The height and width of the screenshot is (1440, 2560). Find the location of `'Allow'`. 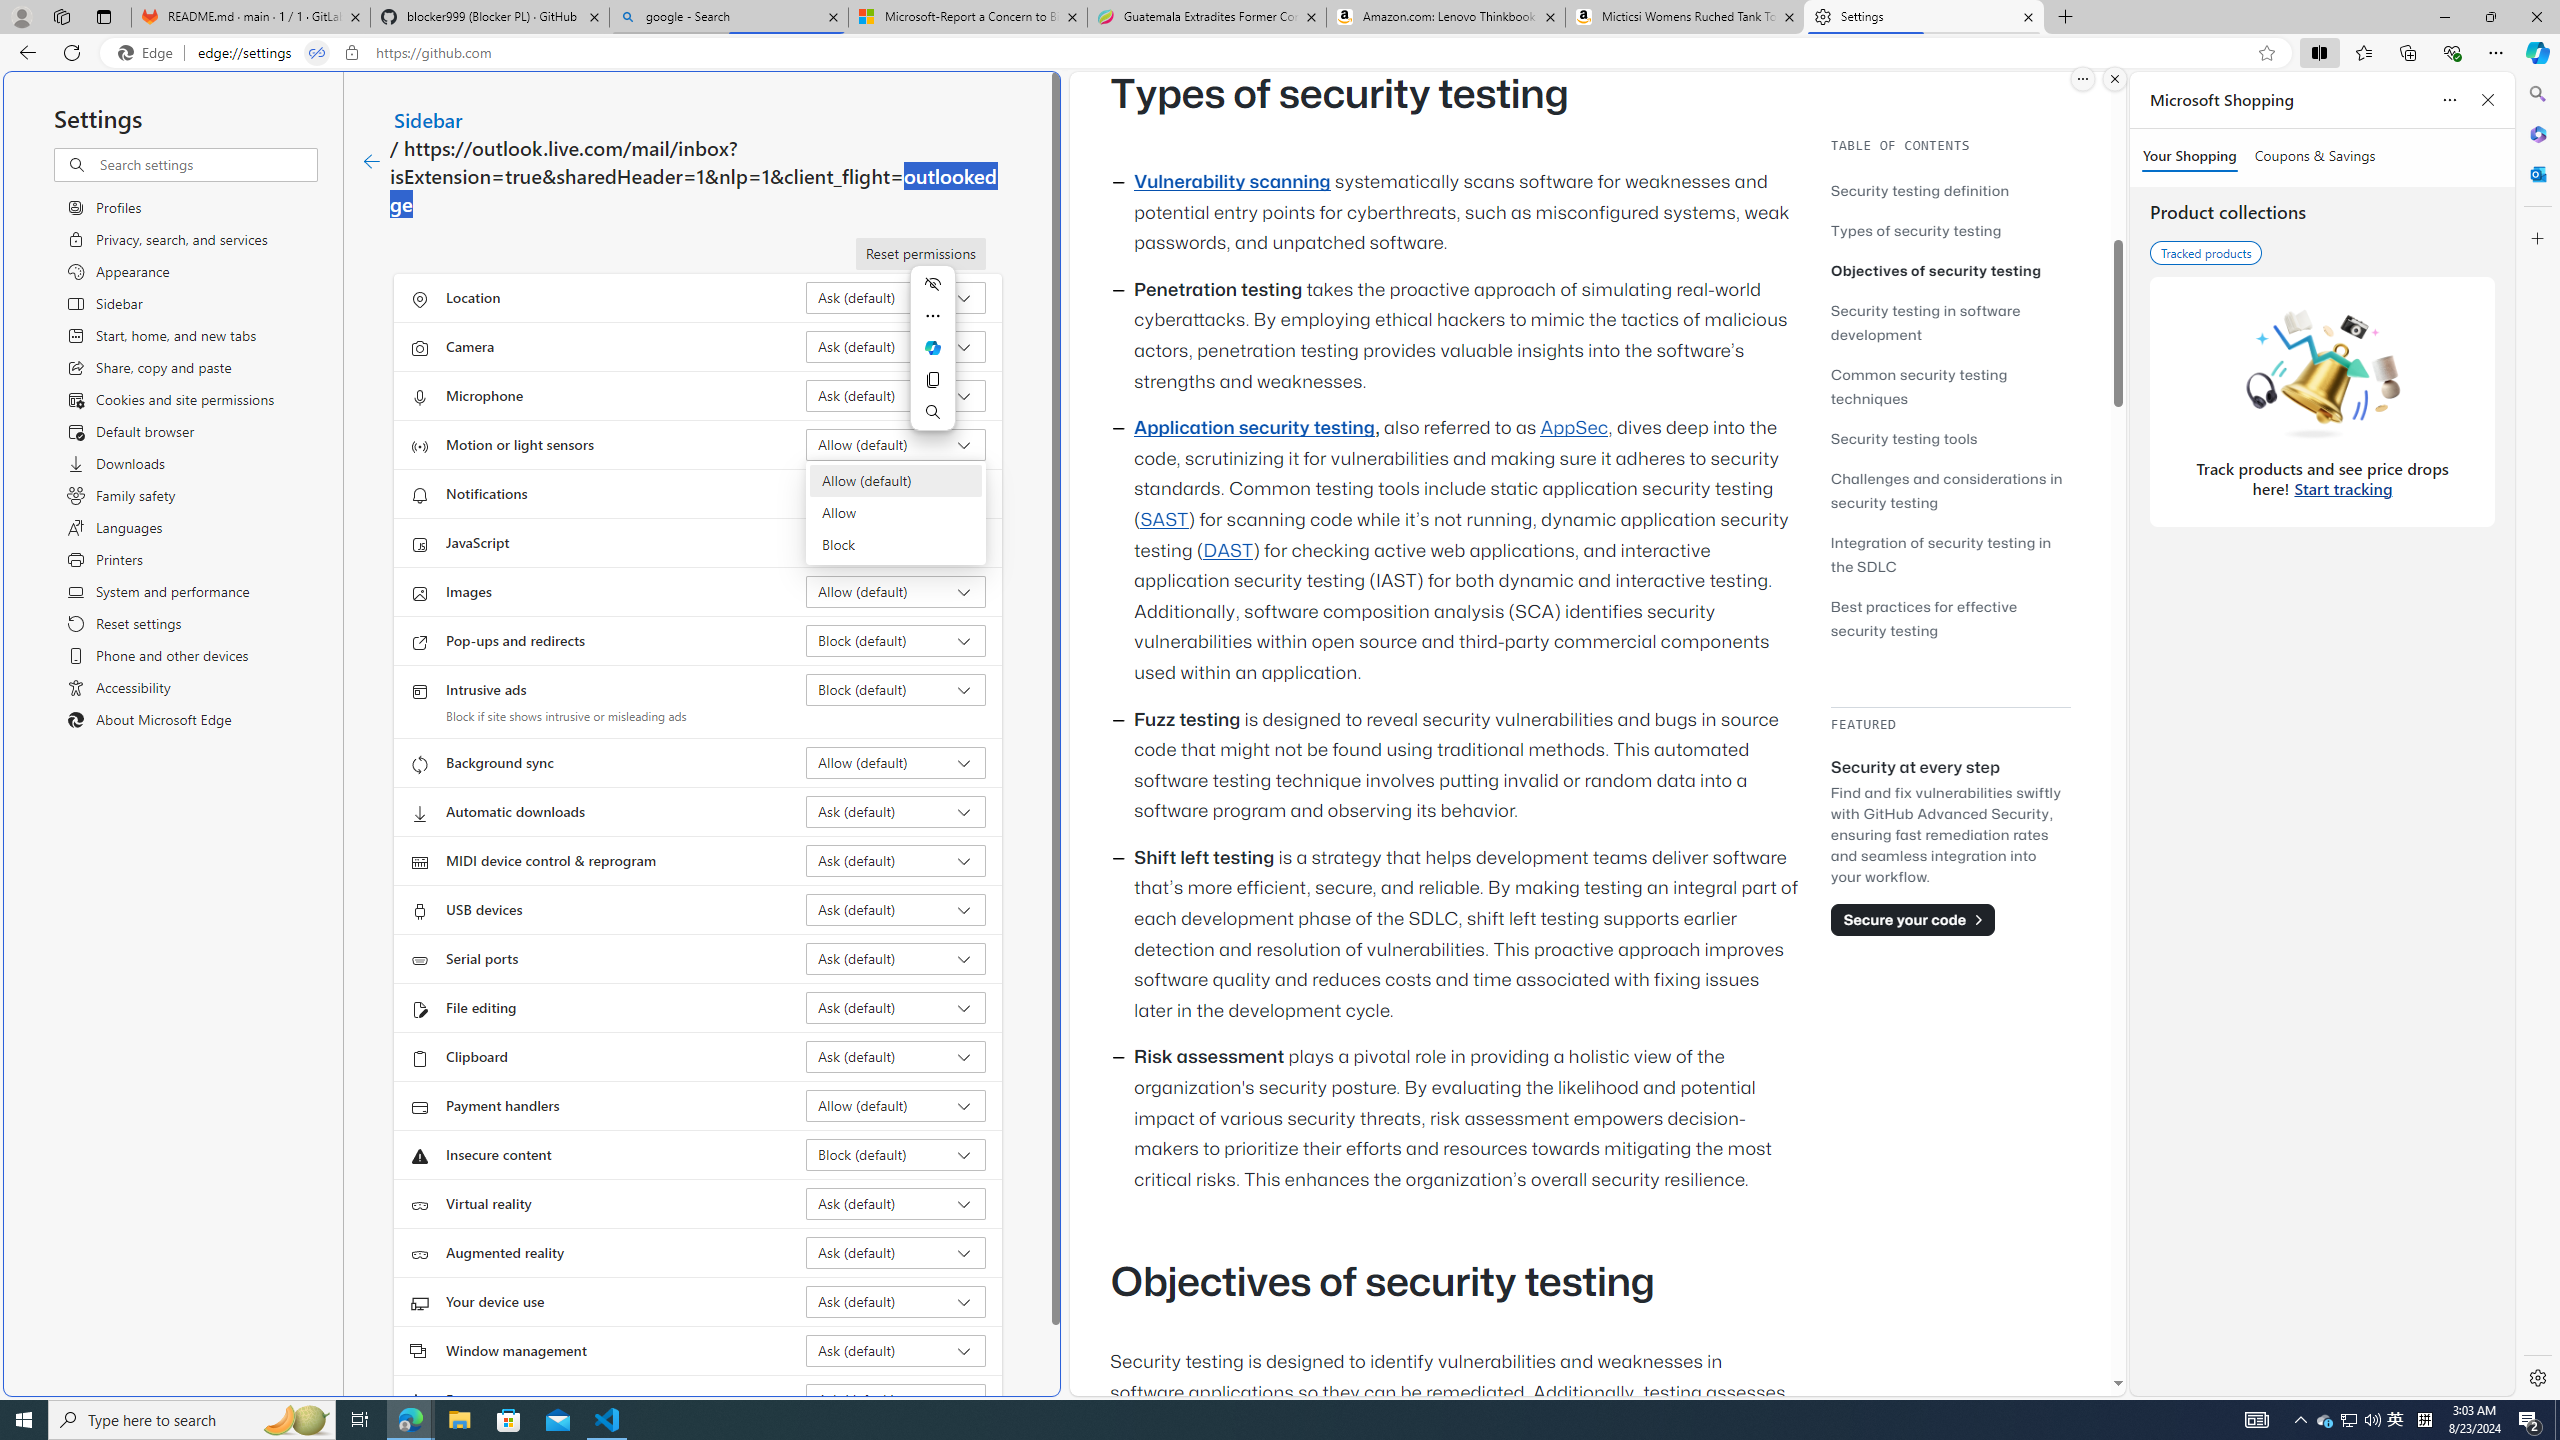

'Allow' is located at coordinates (896, 512).